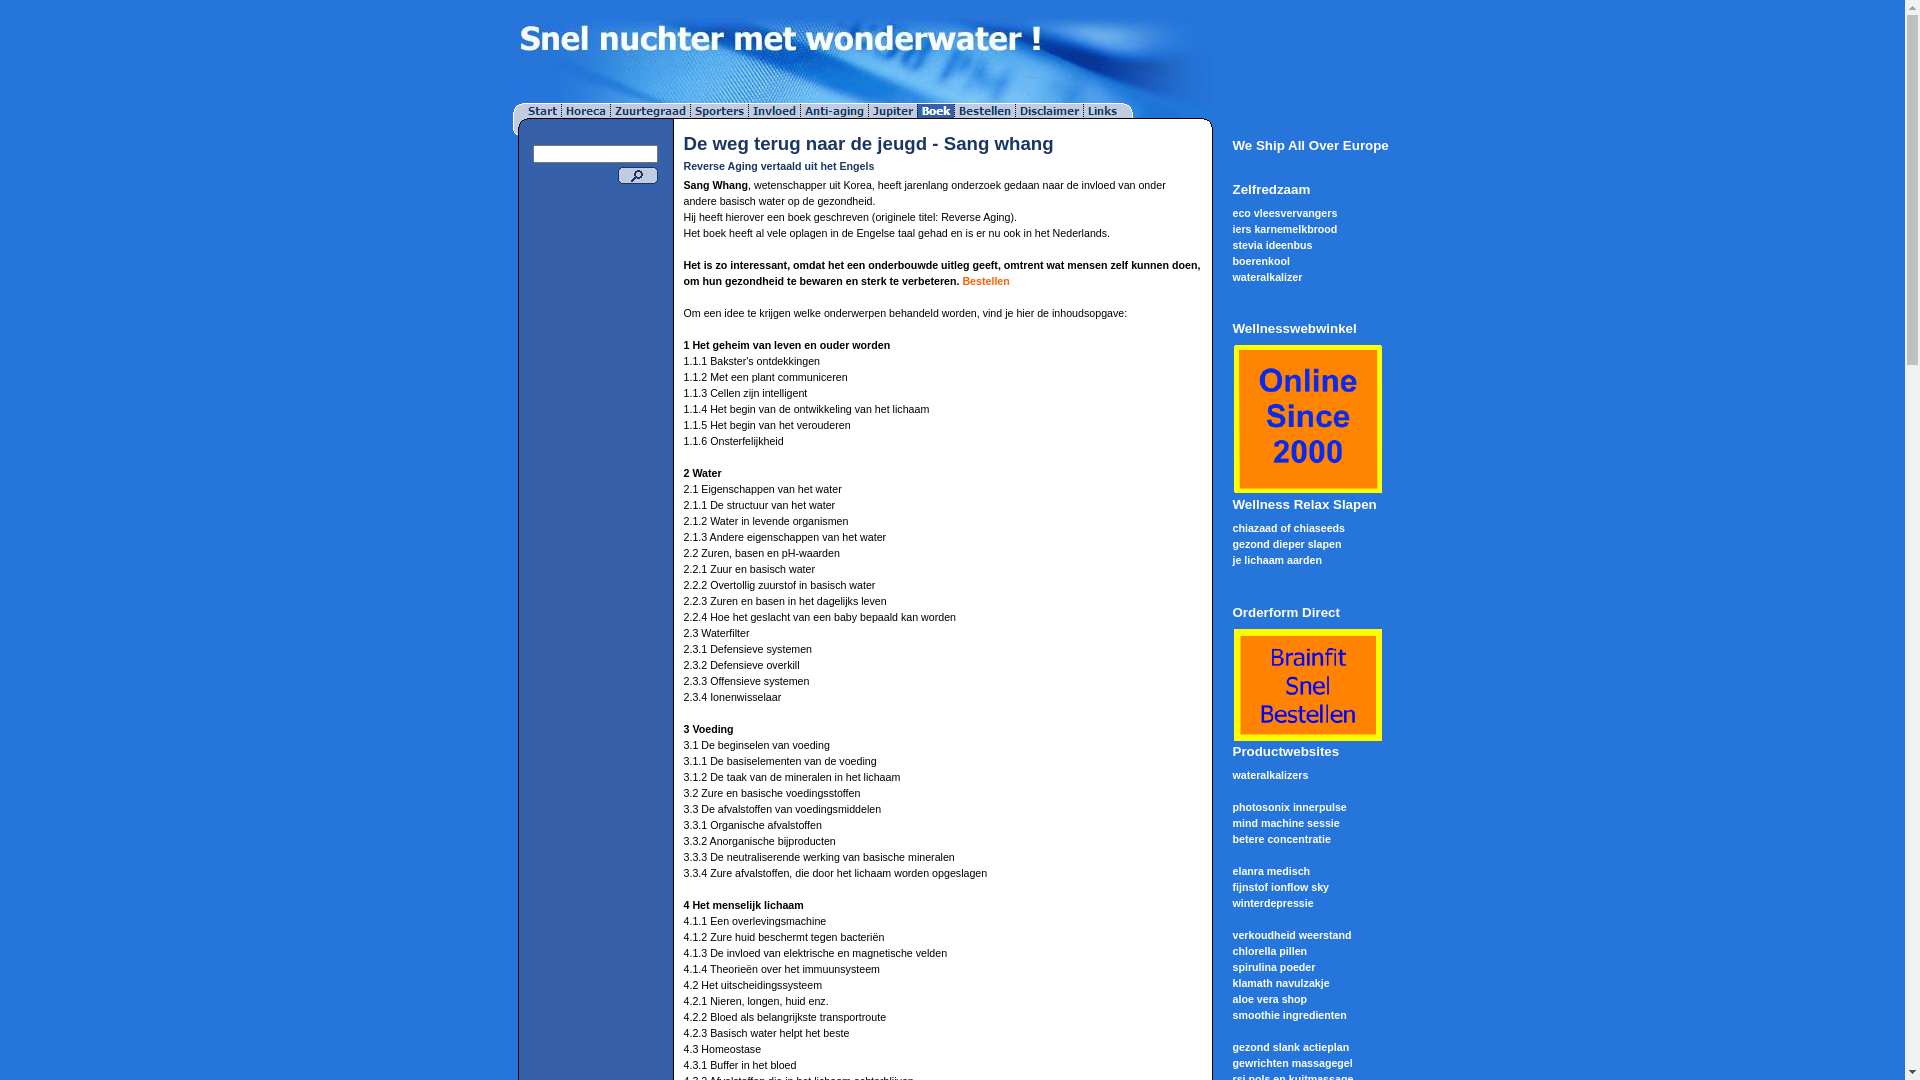 The height and width of the screenshot is (1080, 1920). Describe the element at coordinates (1289, 805) in the screenshot. I see `'photosonix innerpulse'` at that location.